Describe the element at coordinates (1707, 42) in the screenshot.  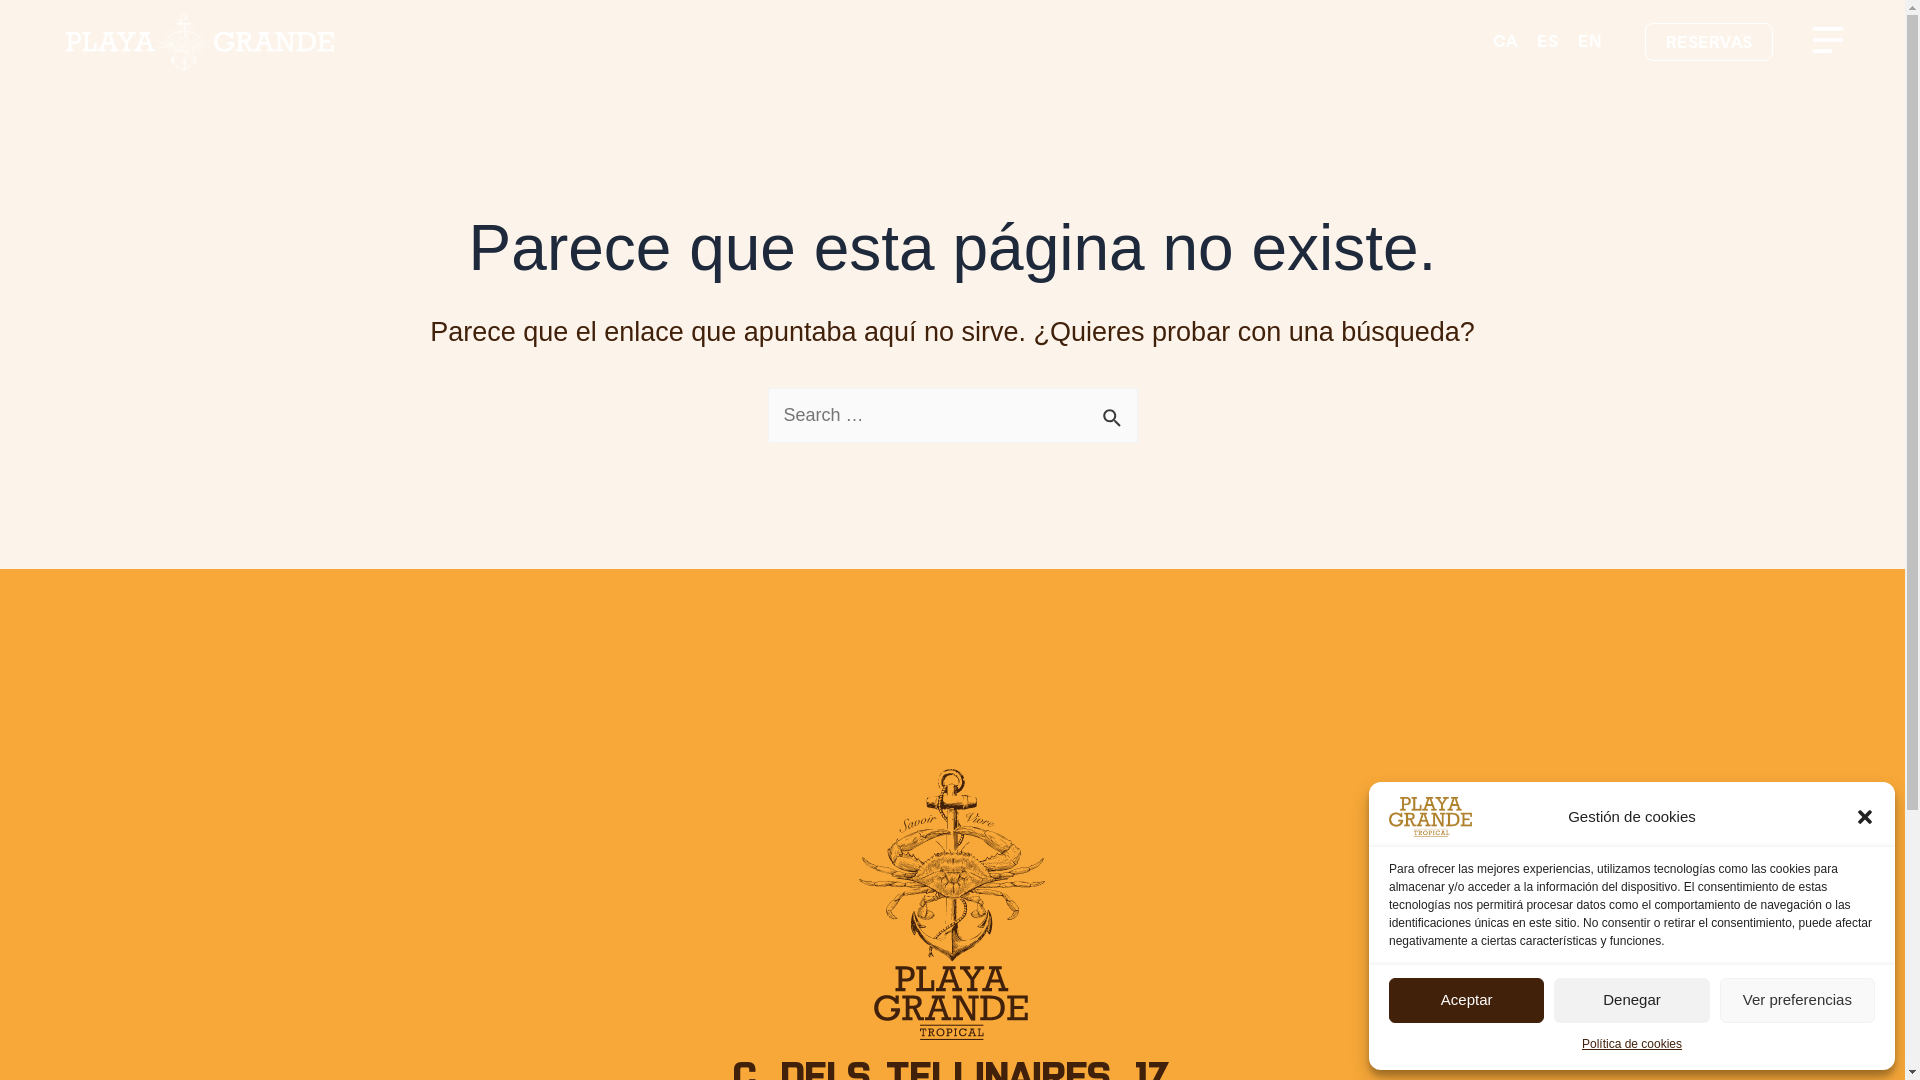
I see `'RESERVAS'` at that location.